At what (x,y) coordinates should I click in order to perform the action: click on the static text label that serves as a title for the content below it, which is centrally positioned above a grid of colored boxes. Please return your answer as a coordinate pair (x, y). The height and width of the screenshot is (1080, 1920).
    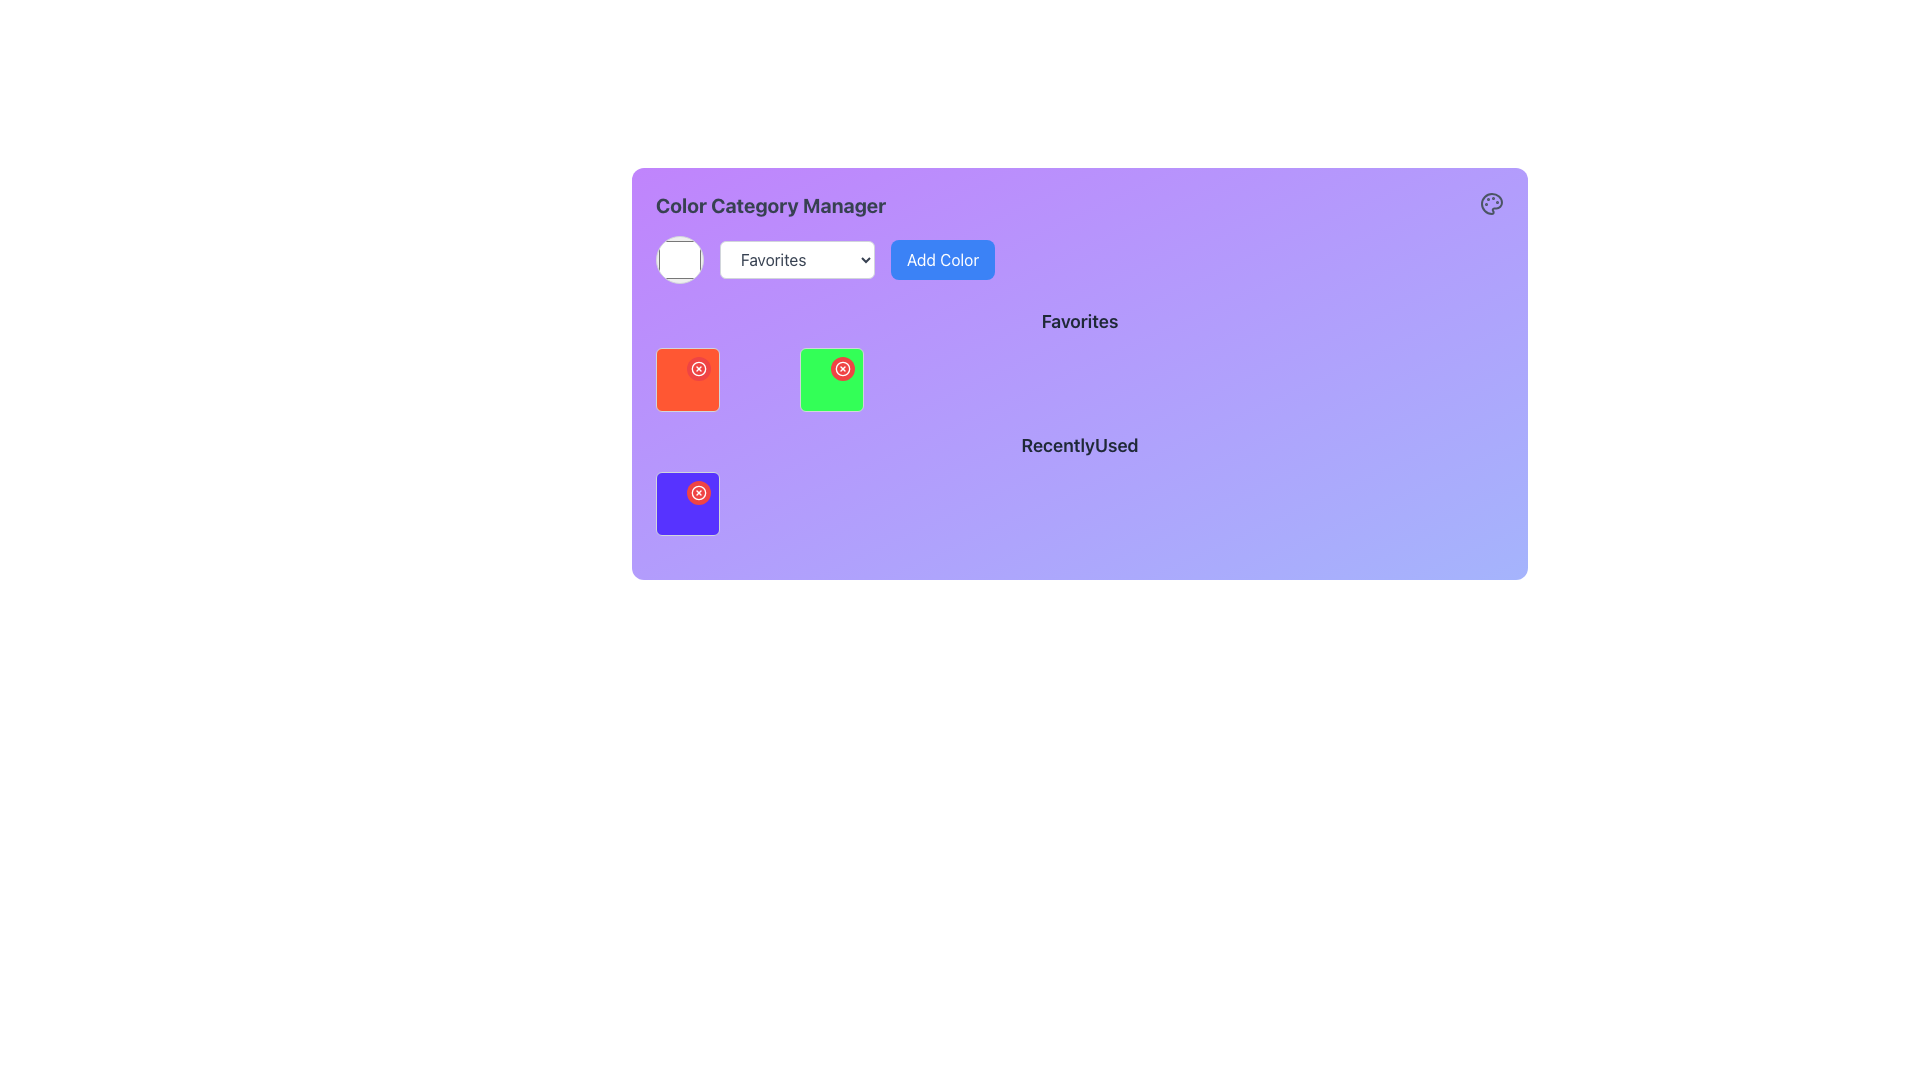
    Looking at the image, I should click on (1079, 320).